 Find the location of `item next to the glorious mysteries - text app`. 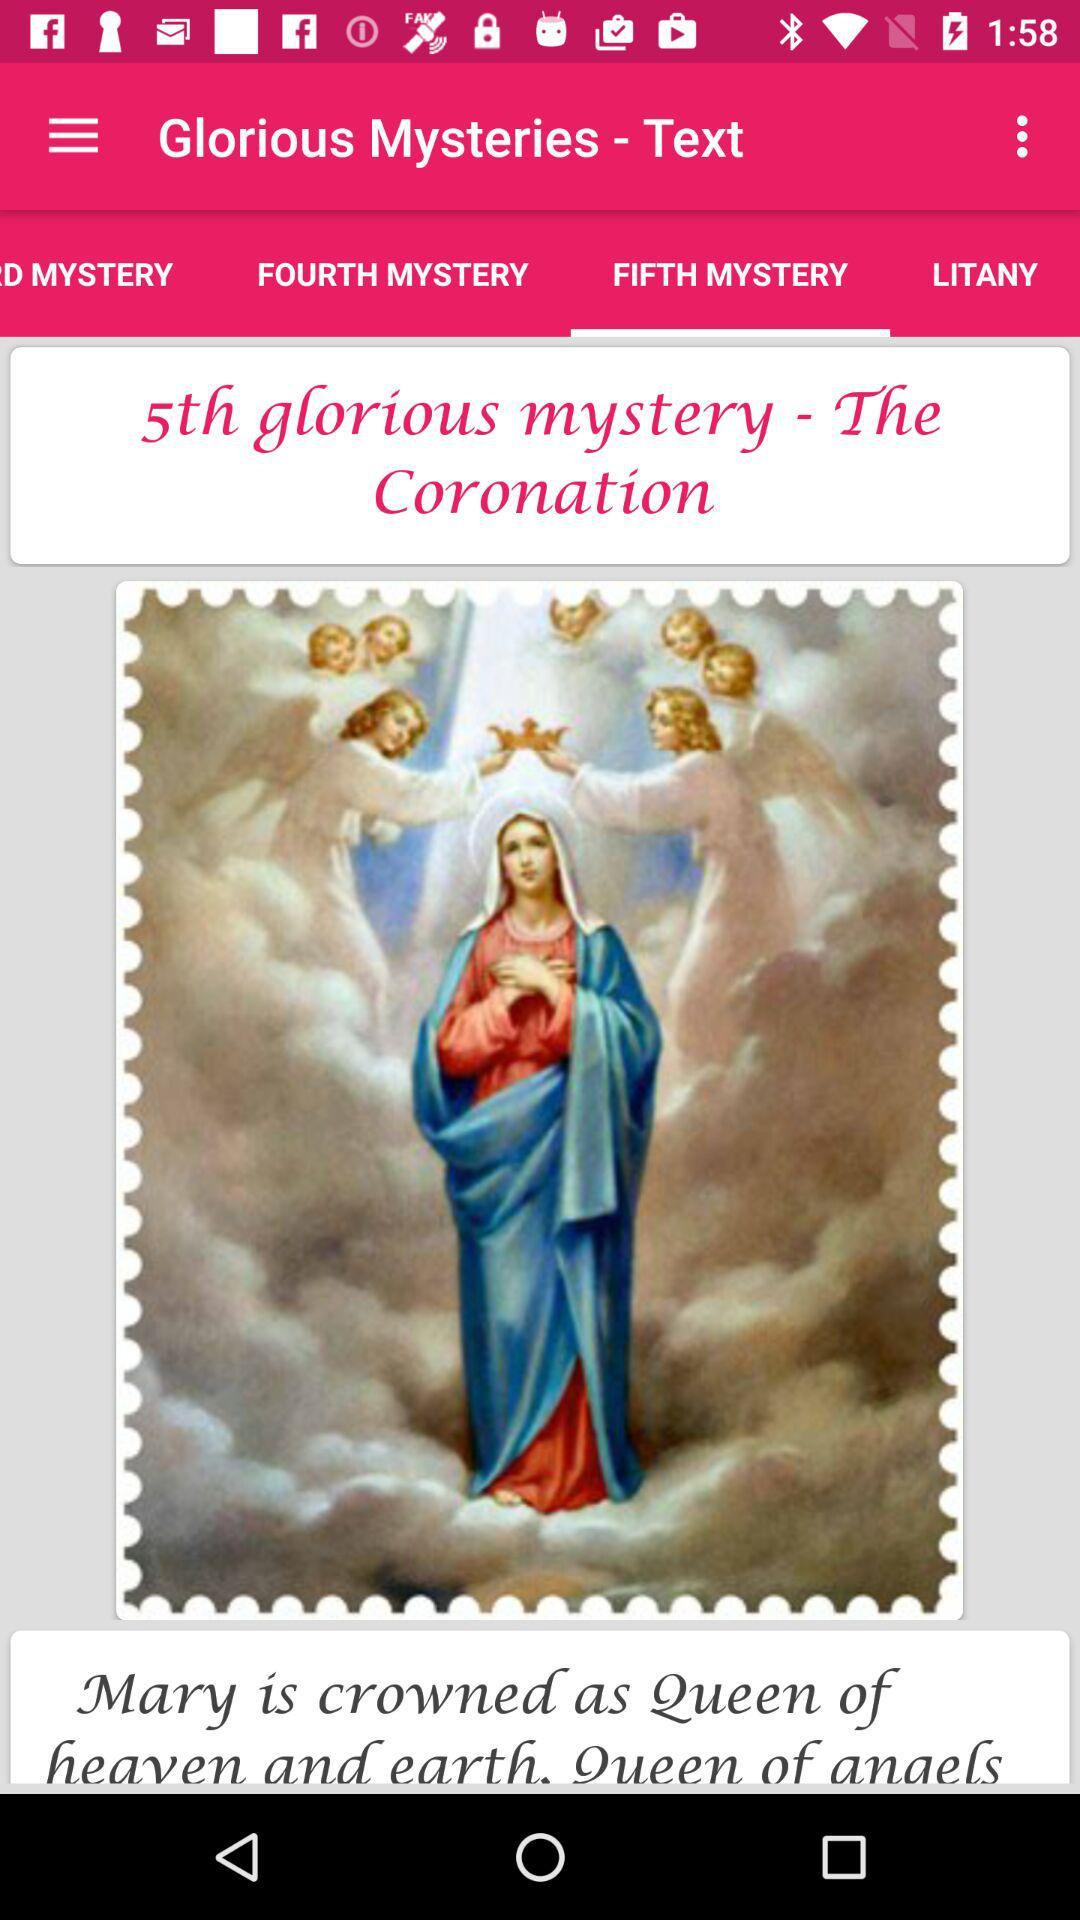

item next to the glorious mysteries - text app is located at coordinates (72, 135).